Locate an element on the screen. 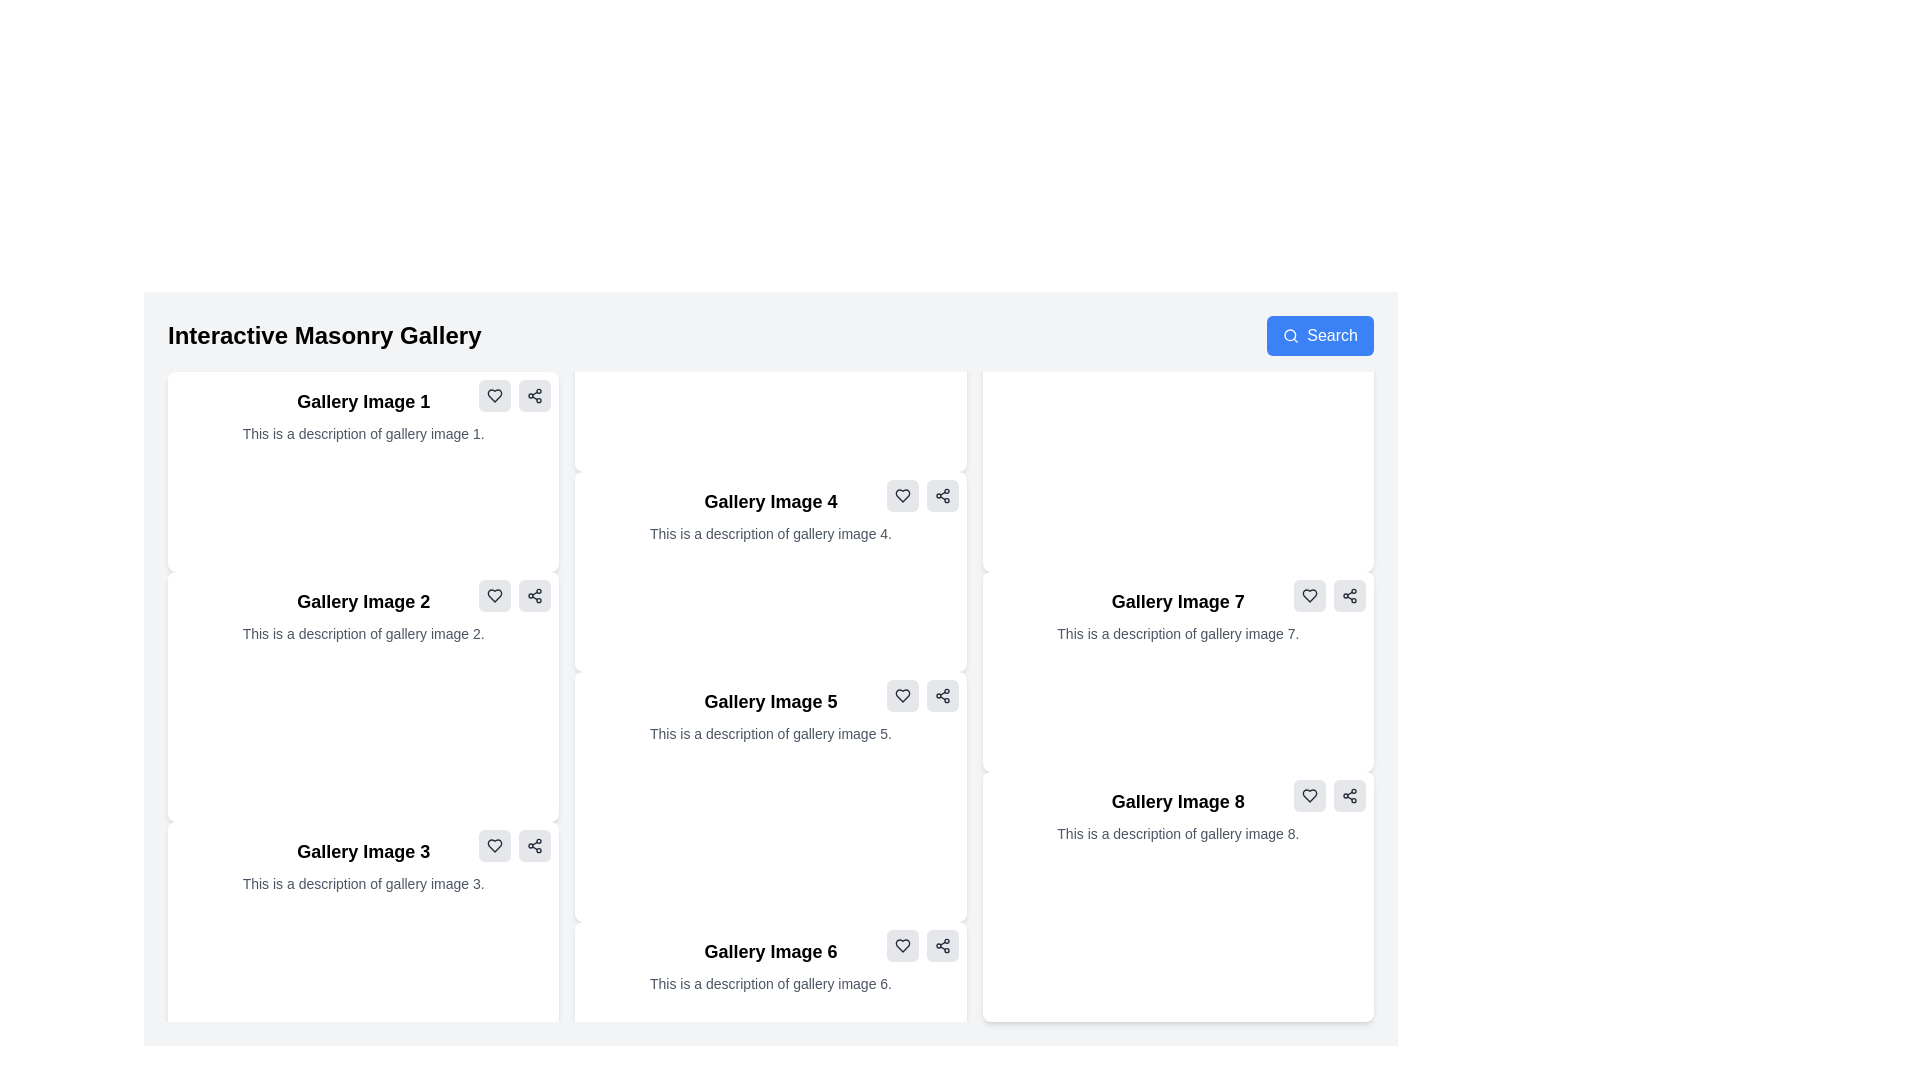 The image size is (1920, 1080). the 'like' or 'favorite' button located in the top-right corner of the 'Gallery Image 2' card is located at coordinates (495, 396).